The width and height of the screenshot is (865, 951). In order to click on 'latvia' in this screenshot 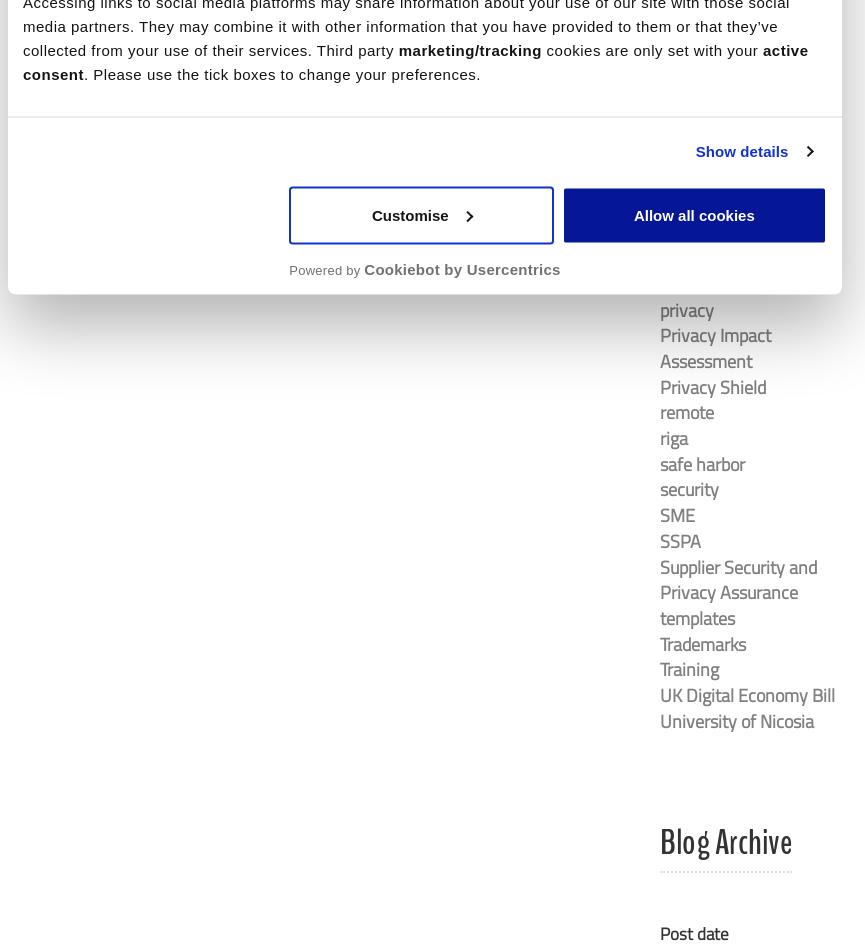, I will do `click(680, 26)`.